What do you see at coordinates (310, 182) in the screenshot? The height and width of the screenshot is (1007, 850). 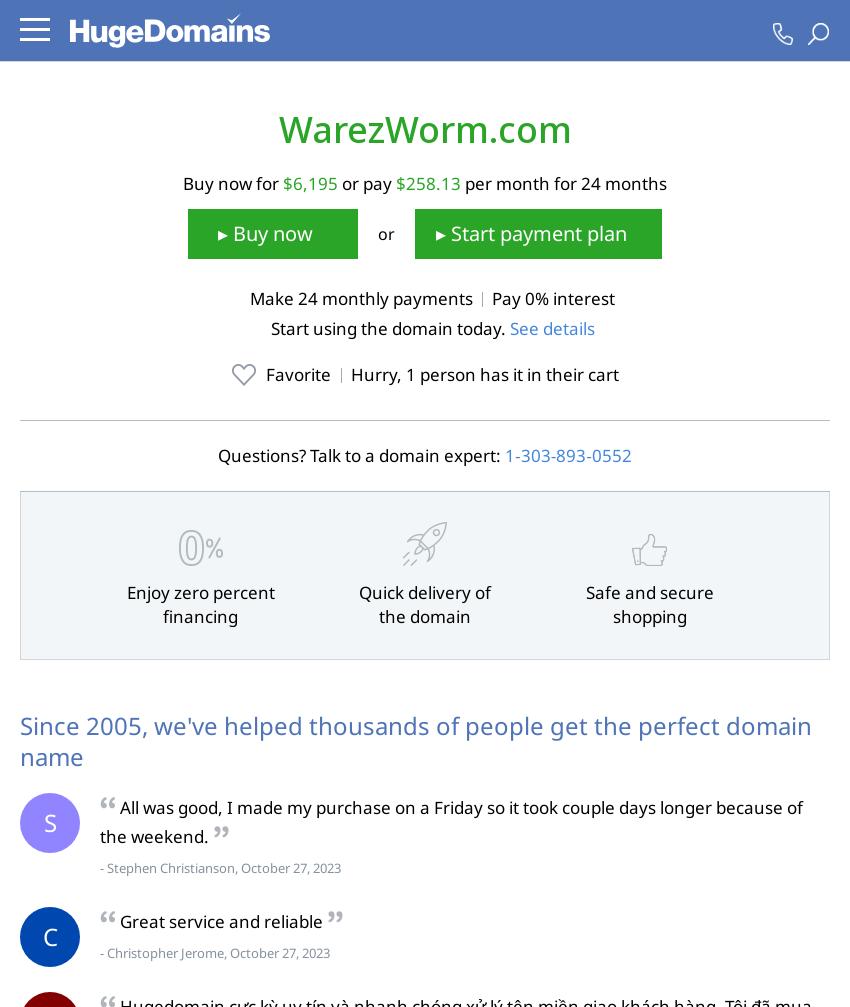 I see `'$6,195'` at bounding box center [310, 182].